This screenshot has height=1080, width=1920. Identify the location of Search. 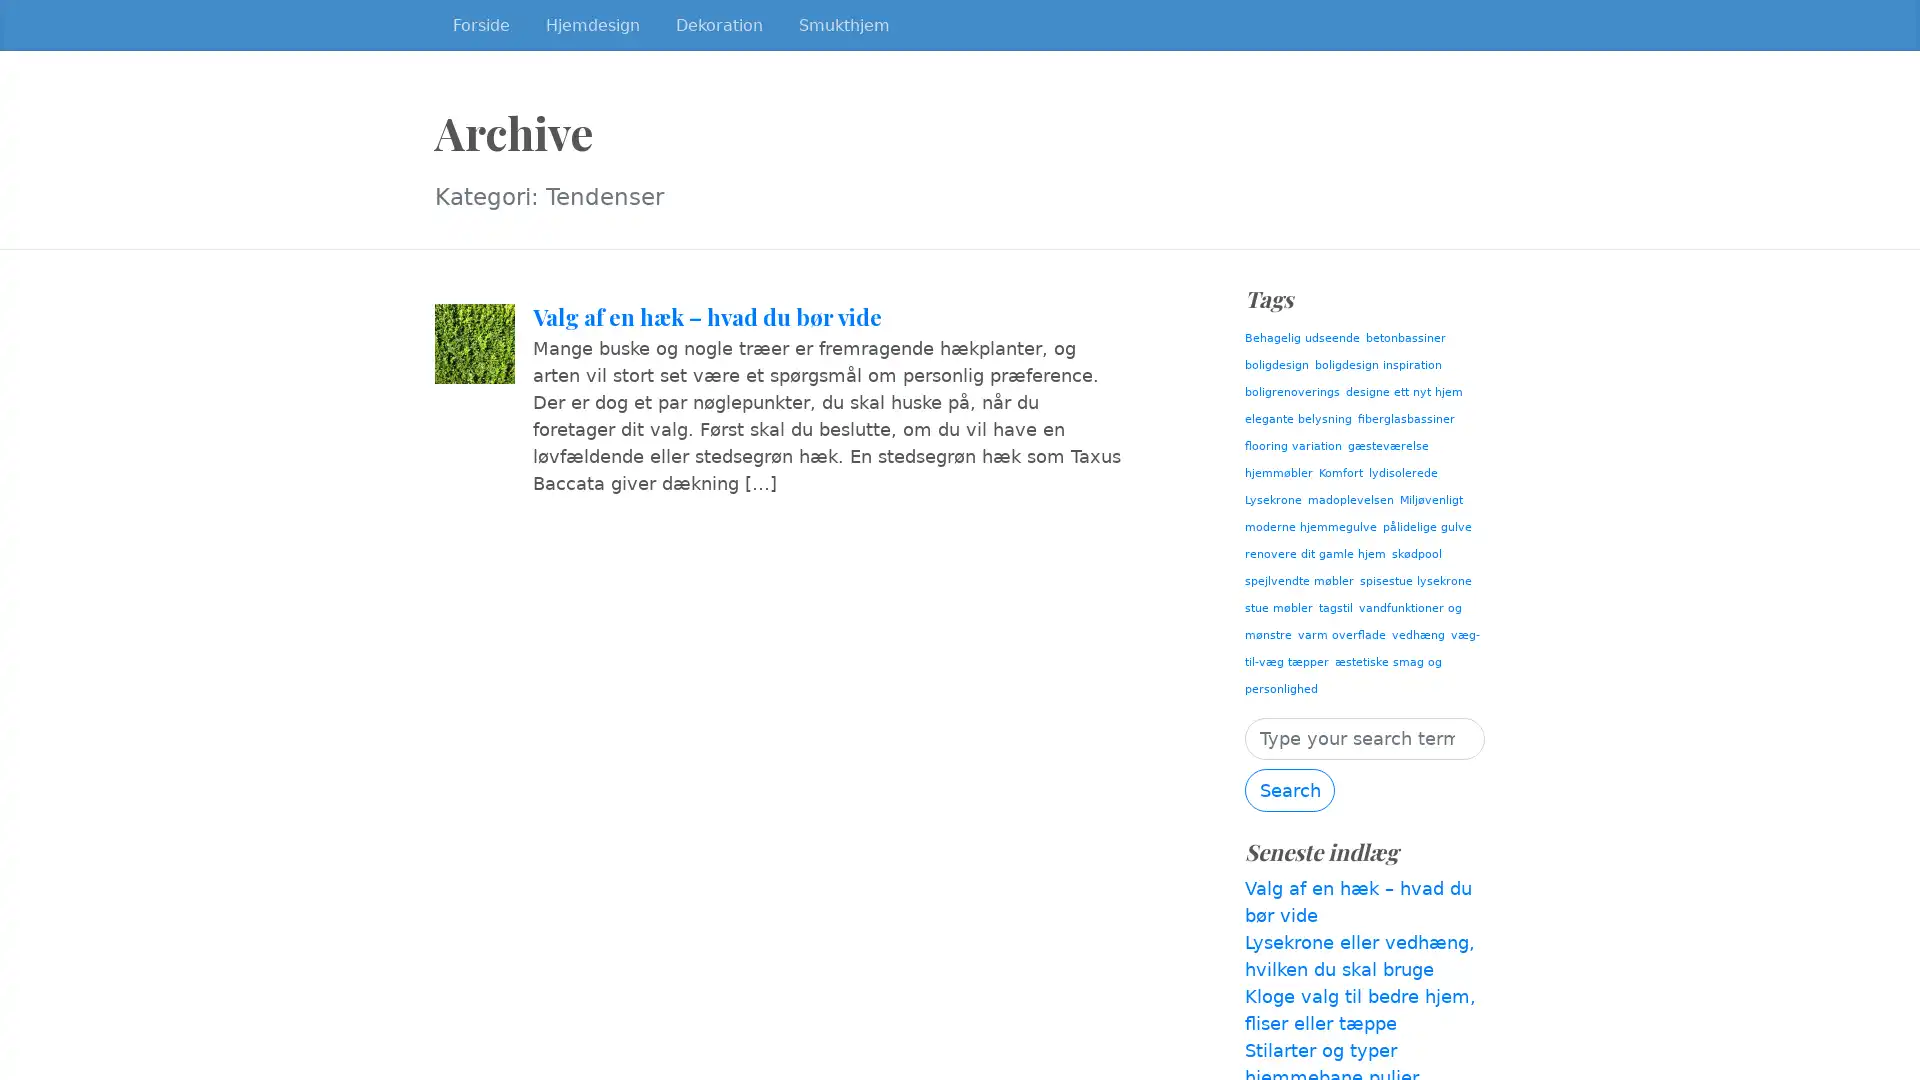
(1290, 789).